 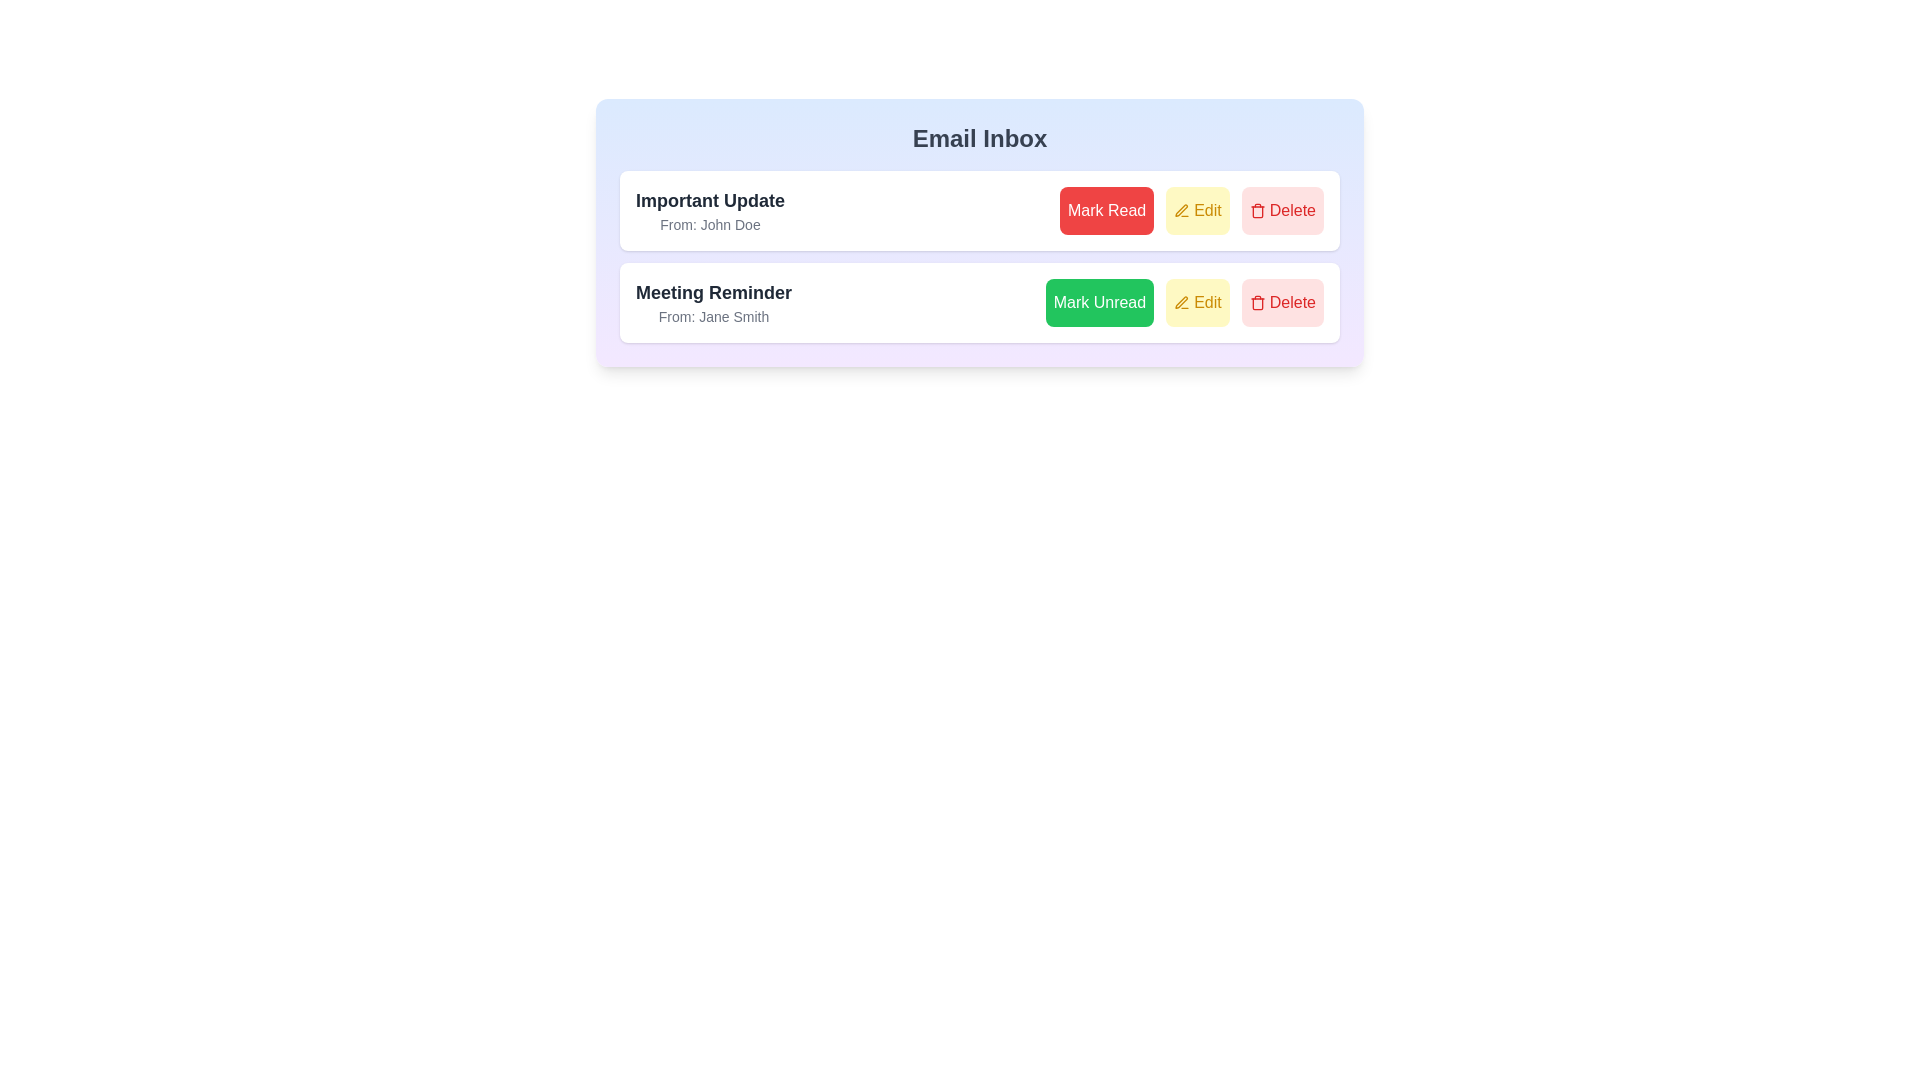 What do you see at coordinates (1197, 303) in the screenshot?
I see `'Edit' button for the email with subject Meeting Reminder` at bounding box center [1197, 303].